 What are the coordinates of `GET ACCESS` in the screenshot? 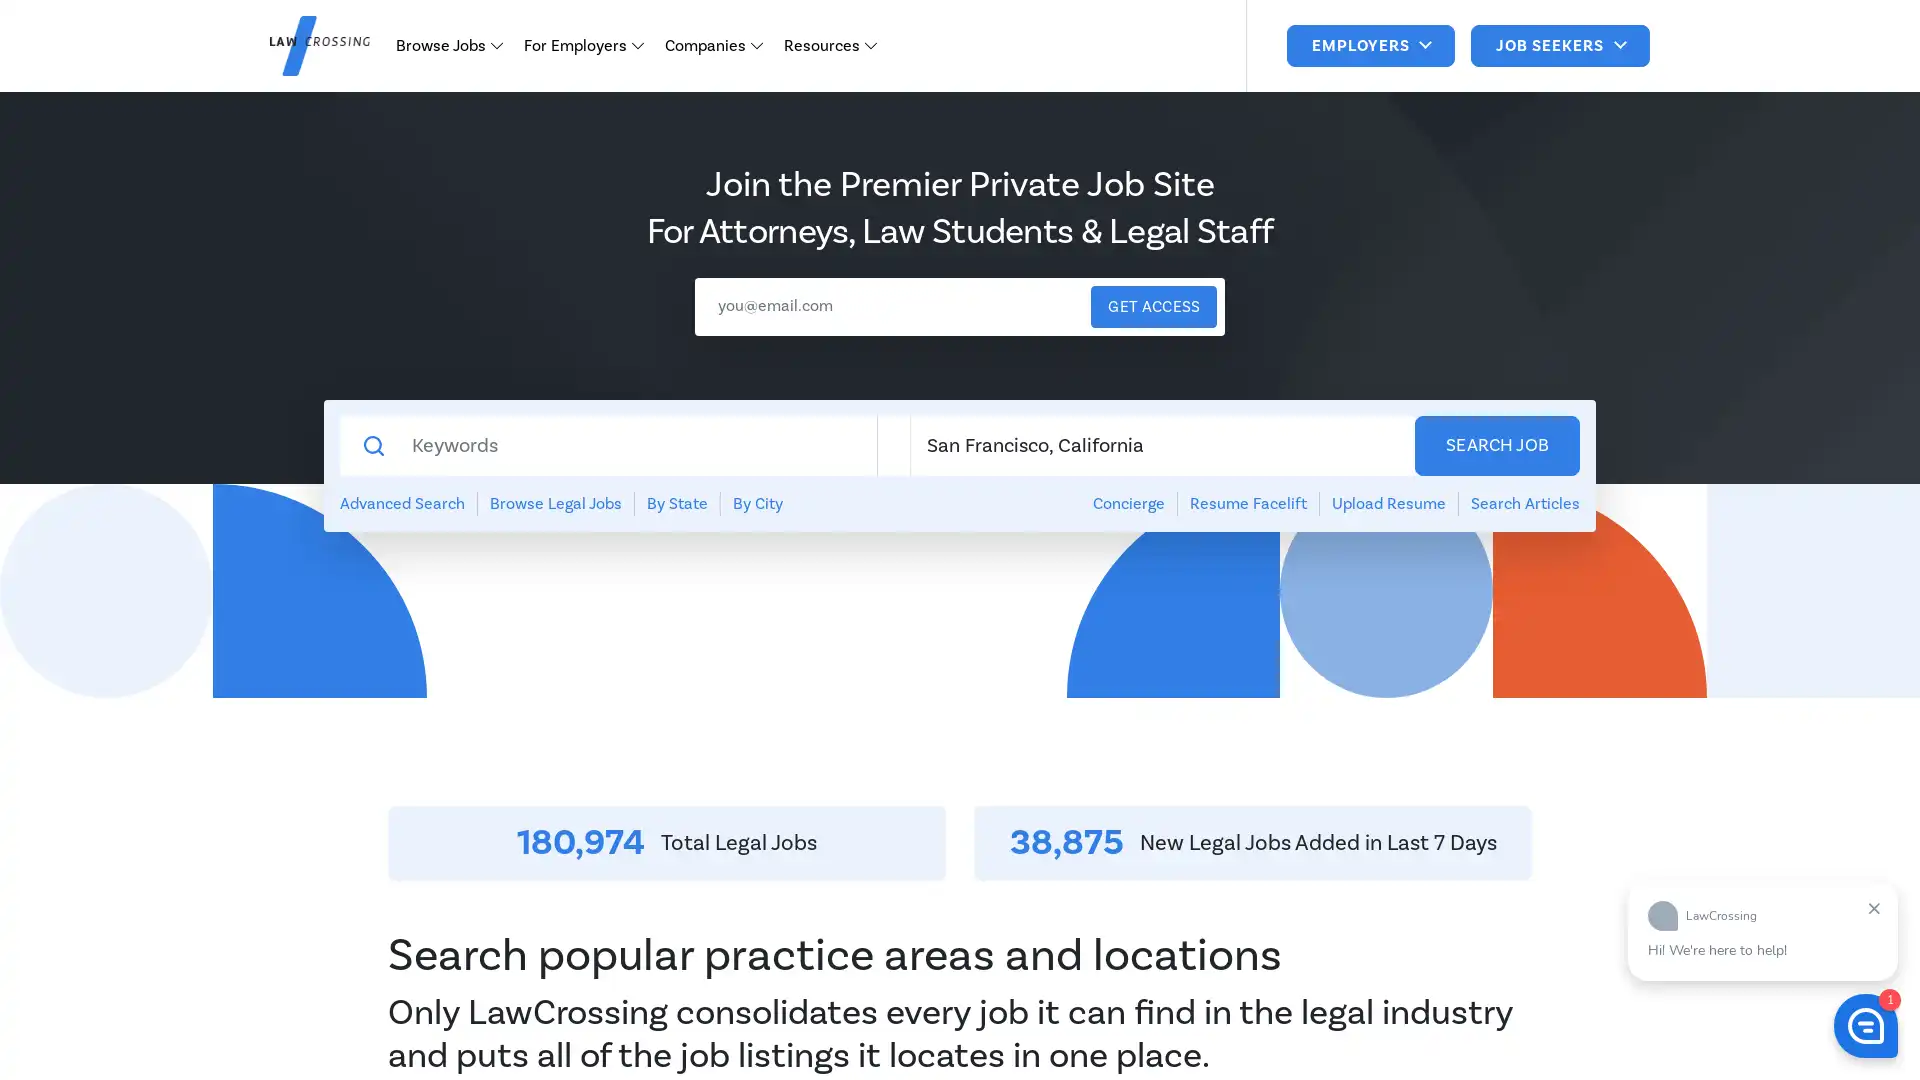 It's located at (1153, 307).